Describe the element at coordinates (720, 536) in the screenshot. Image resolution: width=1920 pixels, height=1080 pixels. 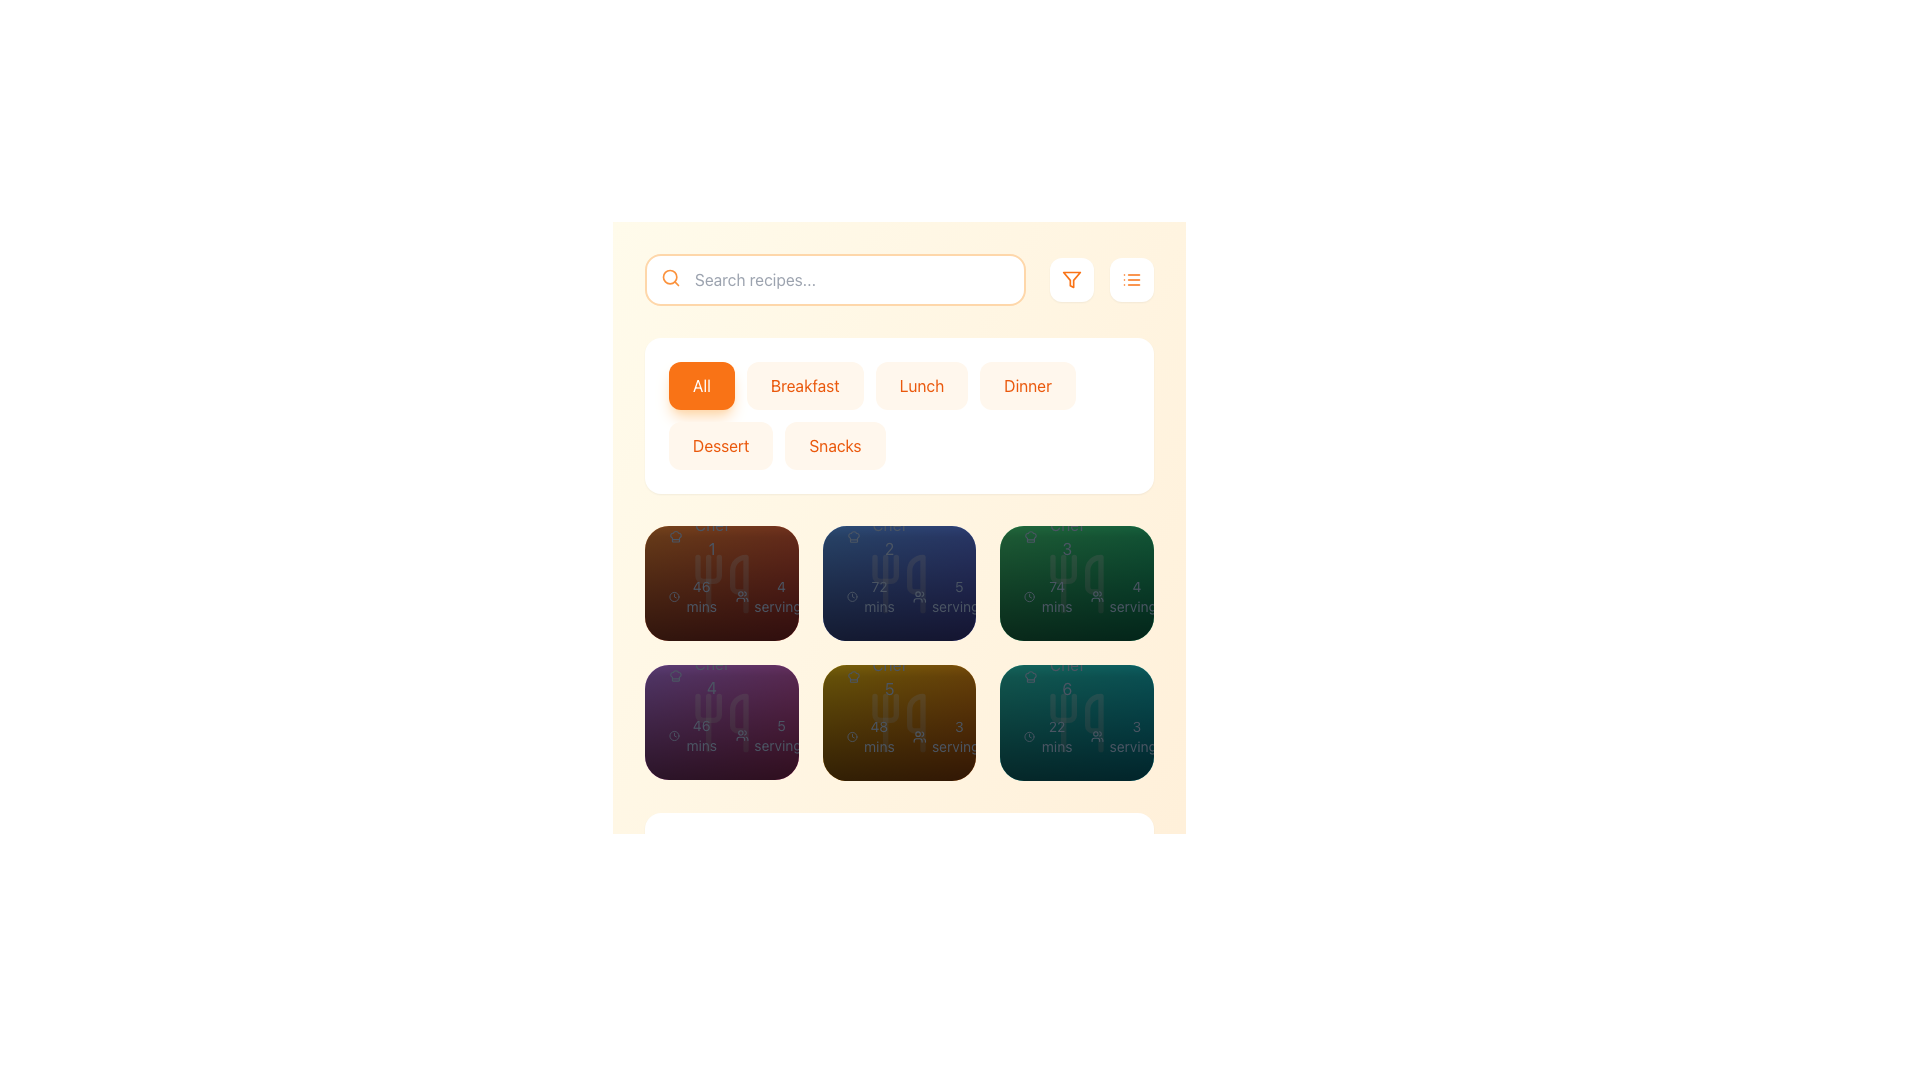
I see `the informational overlay panel located at the bottom of the first recipe card in the top-left corner of the recipe grid` at that location.